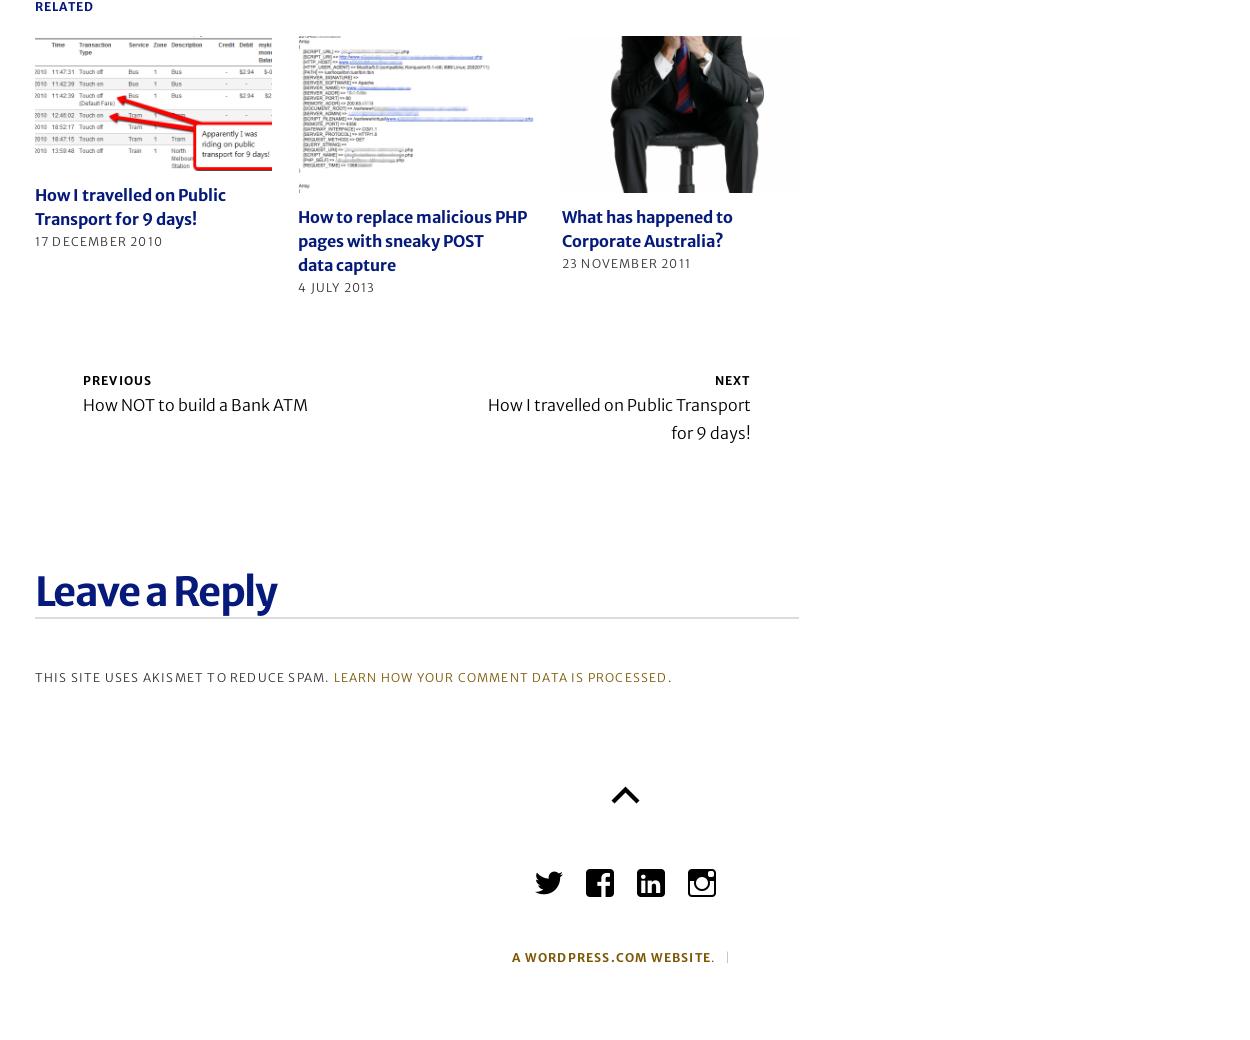 Image resolution: width=1250 pixels, height=1040 pixels. What do you see at coordinates (154, 590) in the screenshot?
I see `'Leave a Reply'` at bounding box center [154, 590].